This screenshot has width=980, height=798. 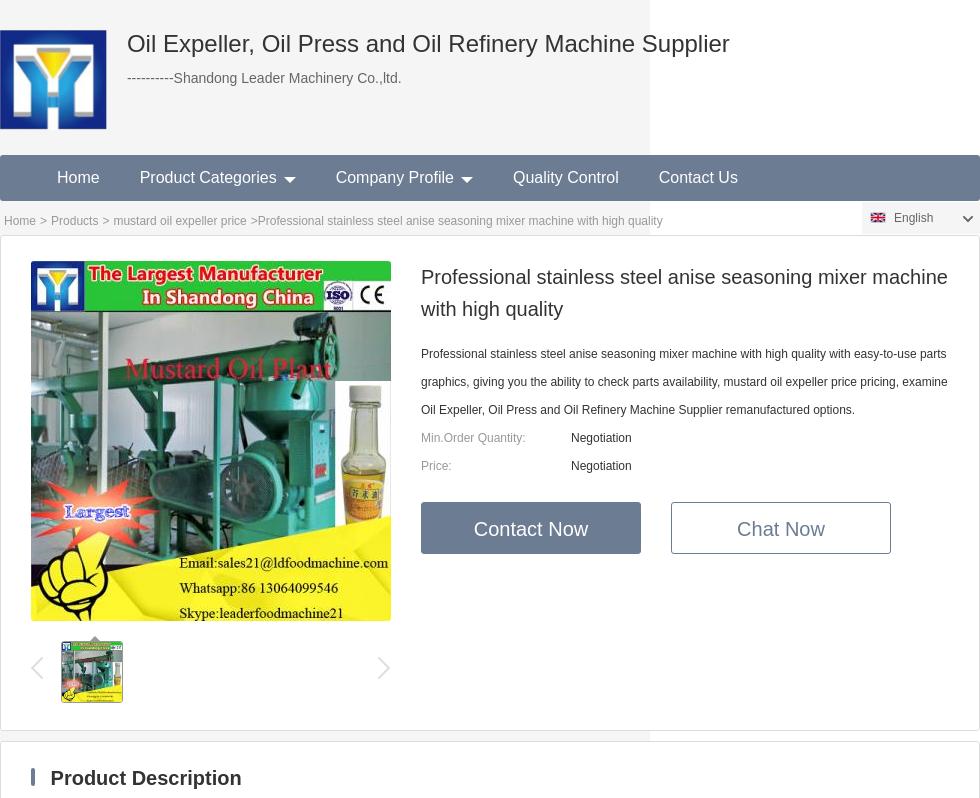 What do you see at coordinates (427, 43) in the screenshot?
I see `'Oil Expeller, Oil Press and Oil Refinery Machine Supplier'` at bounding box center [427, 43].